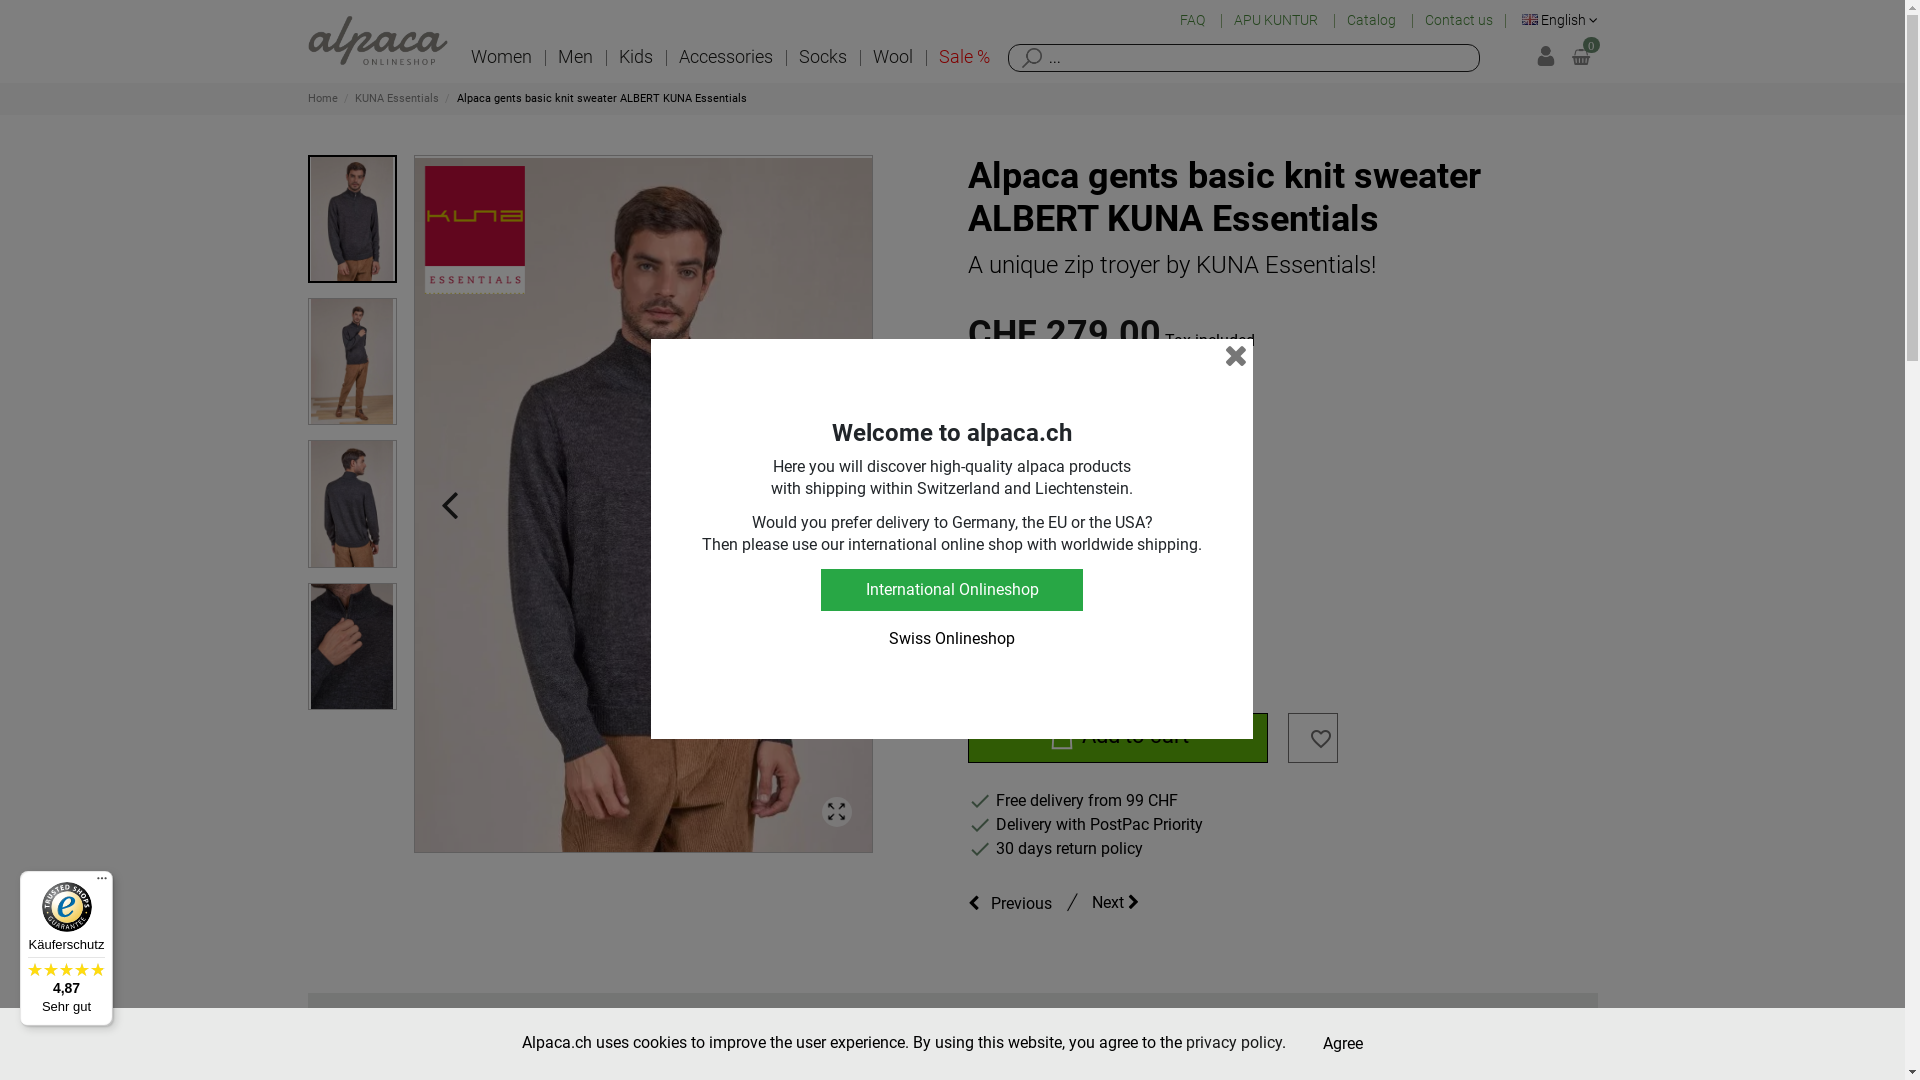 This screenshot has width=1920, height=1080. What do you see at coordinates (1194, 20) in the screenshot?
I see `'FAQ'` at bounding box center [1194, 20].